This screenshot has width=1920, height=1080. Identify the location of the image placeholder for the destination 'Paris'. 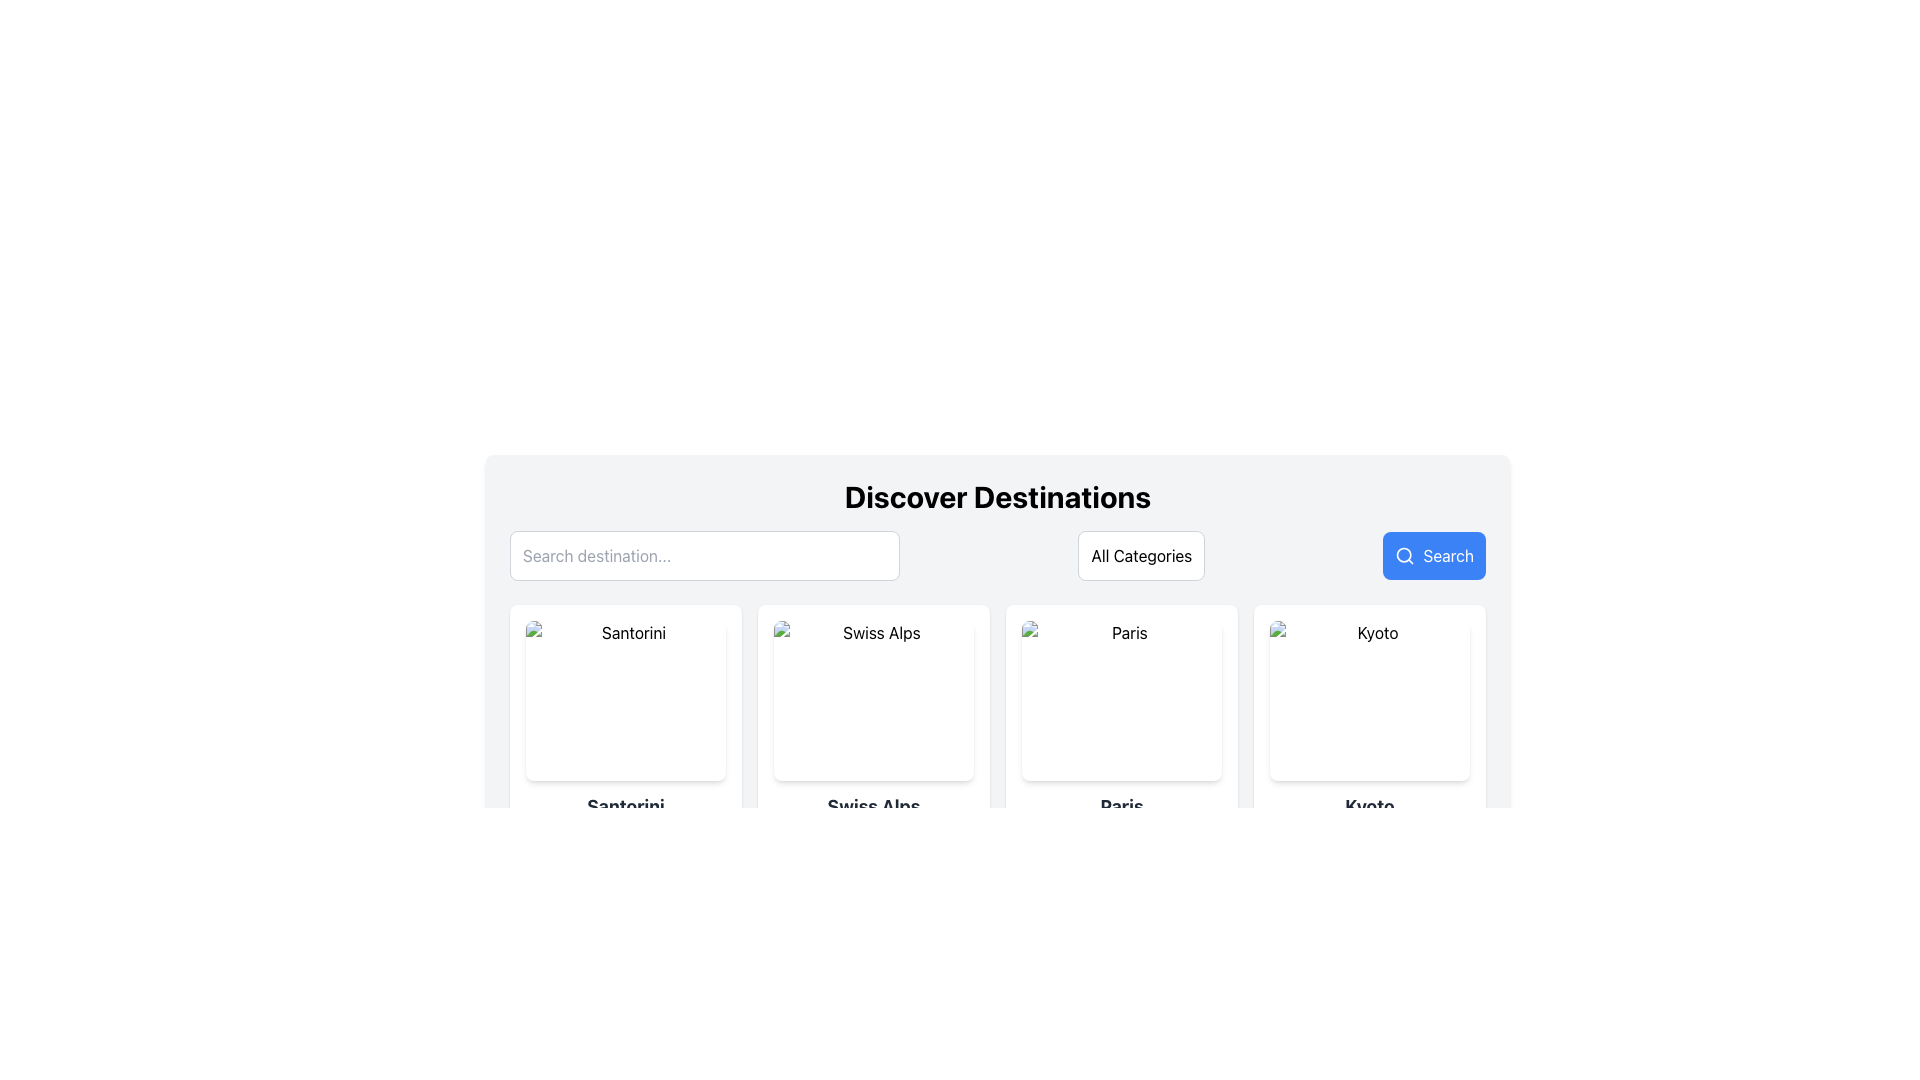
(1122, 700).